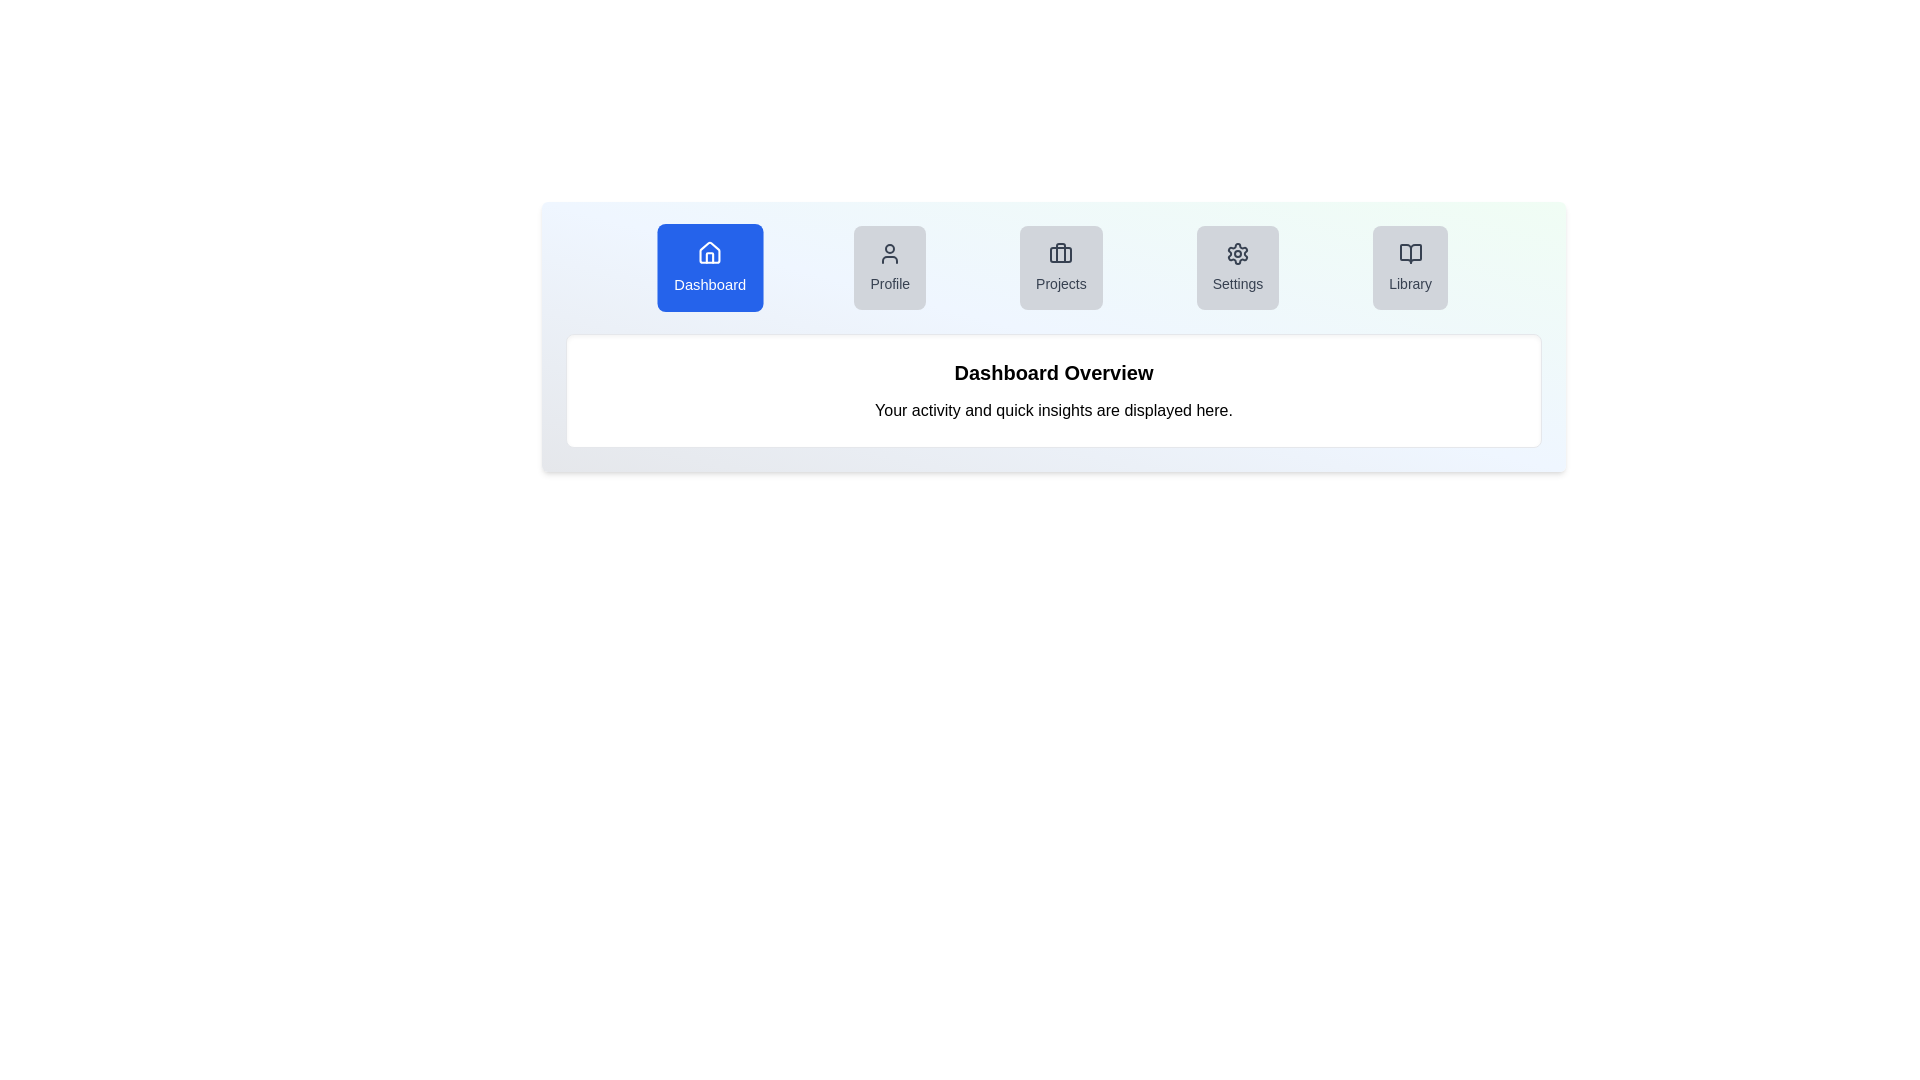  Describe the element at coordinates (1053, 410) in the screenshot. I see `the text label that contains the phrase 'Your activity and quick insights are displayed here.' which is located directly below the 'Dashboard Overview' heading` at that location.